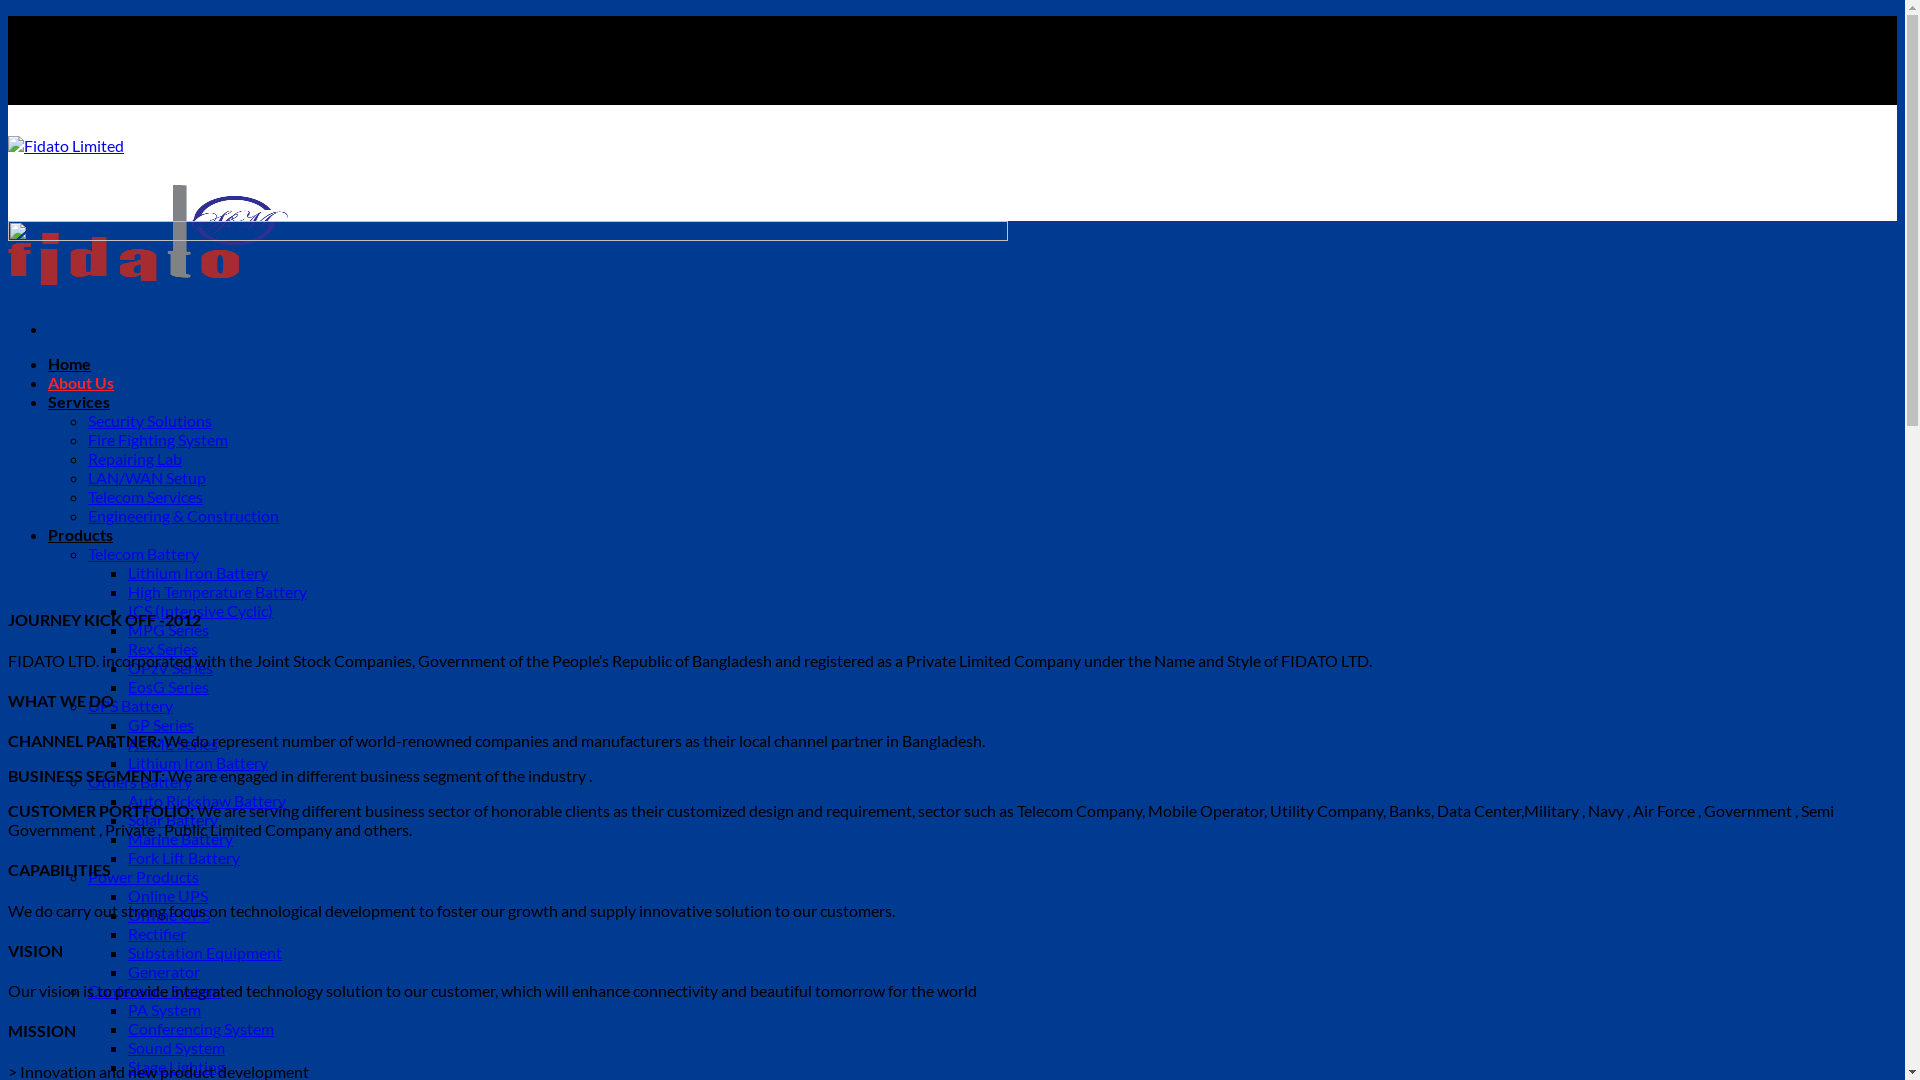  Describe the element at coordinates (48, 382) in the screenshot. I see `'About Us'` at that location.